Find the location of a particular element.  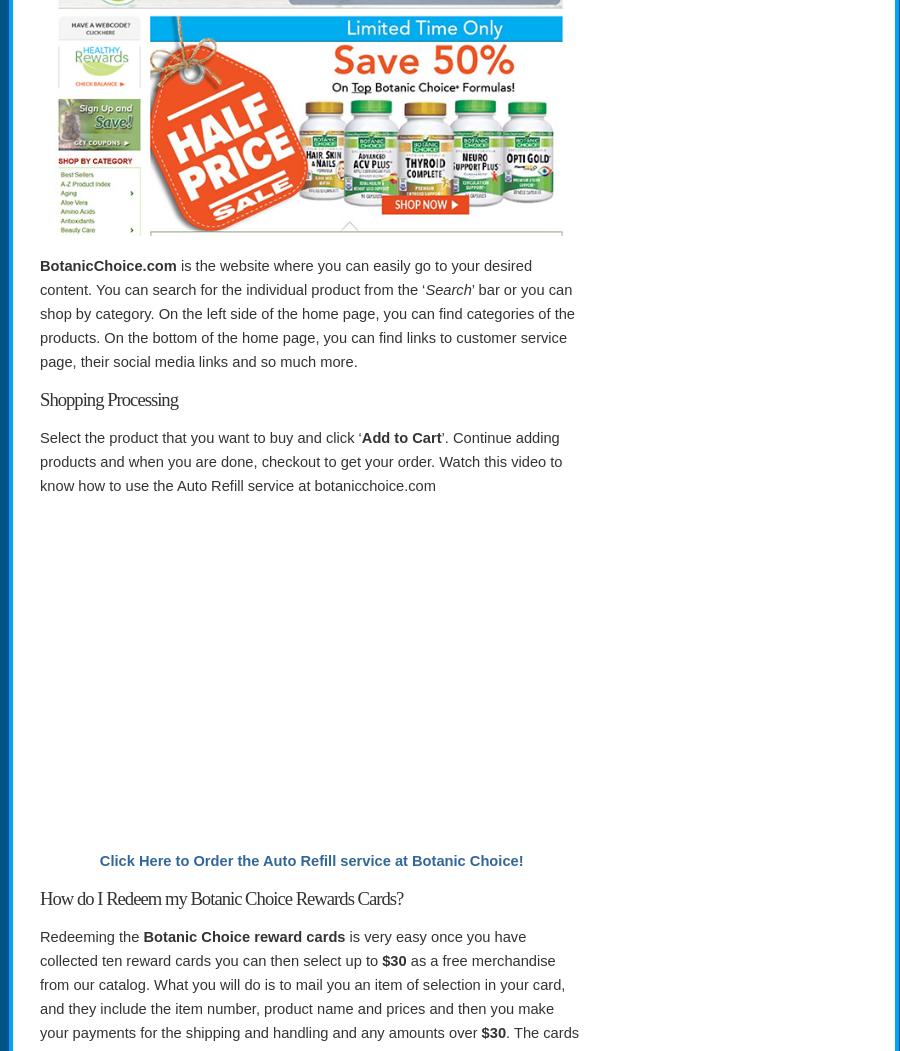

'as a free merchandise from our catalog. What you will do is to mail you an item of selection in your card, and they include the item number, product name and prices and then you make your payments for the shipping and handling and any amounts over' is located at coordinates (38, 996).